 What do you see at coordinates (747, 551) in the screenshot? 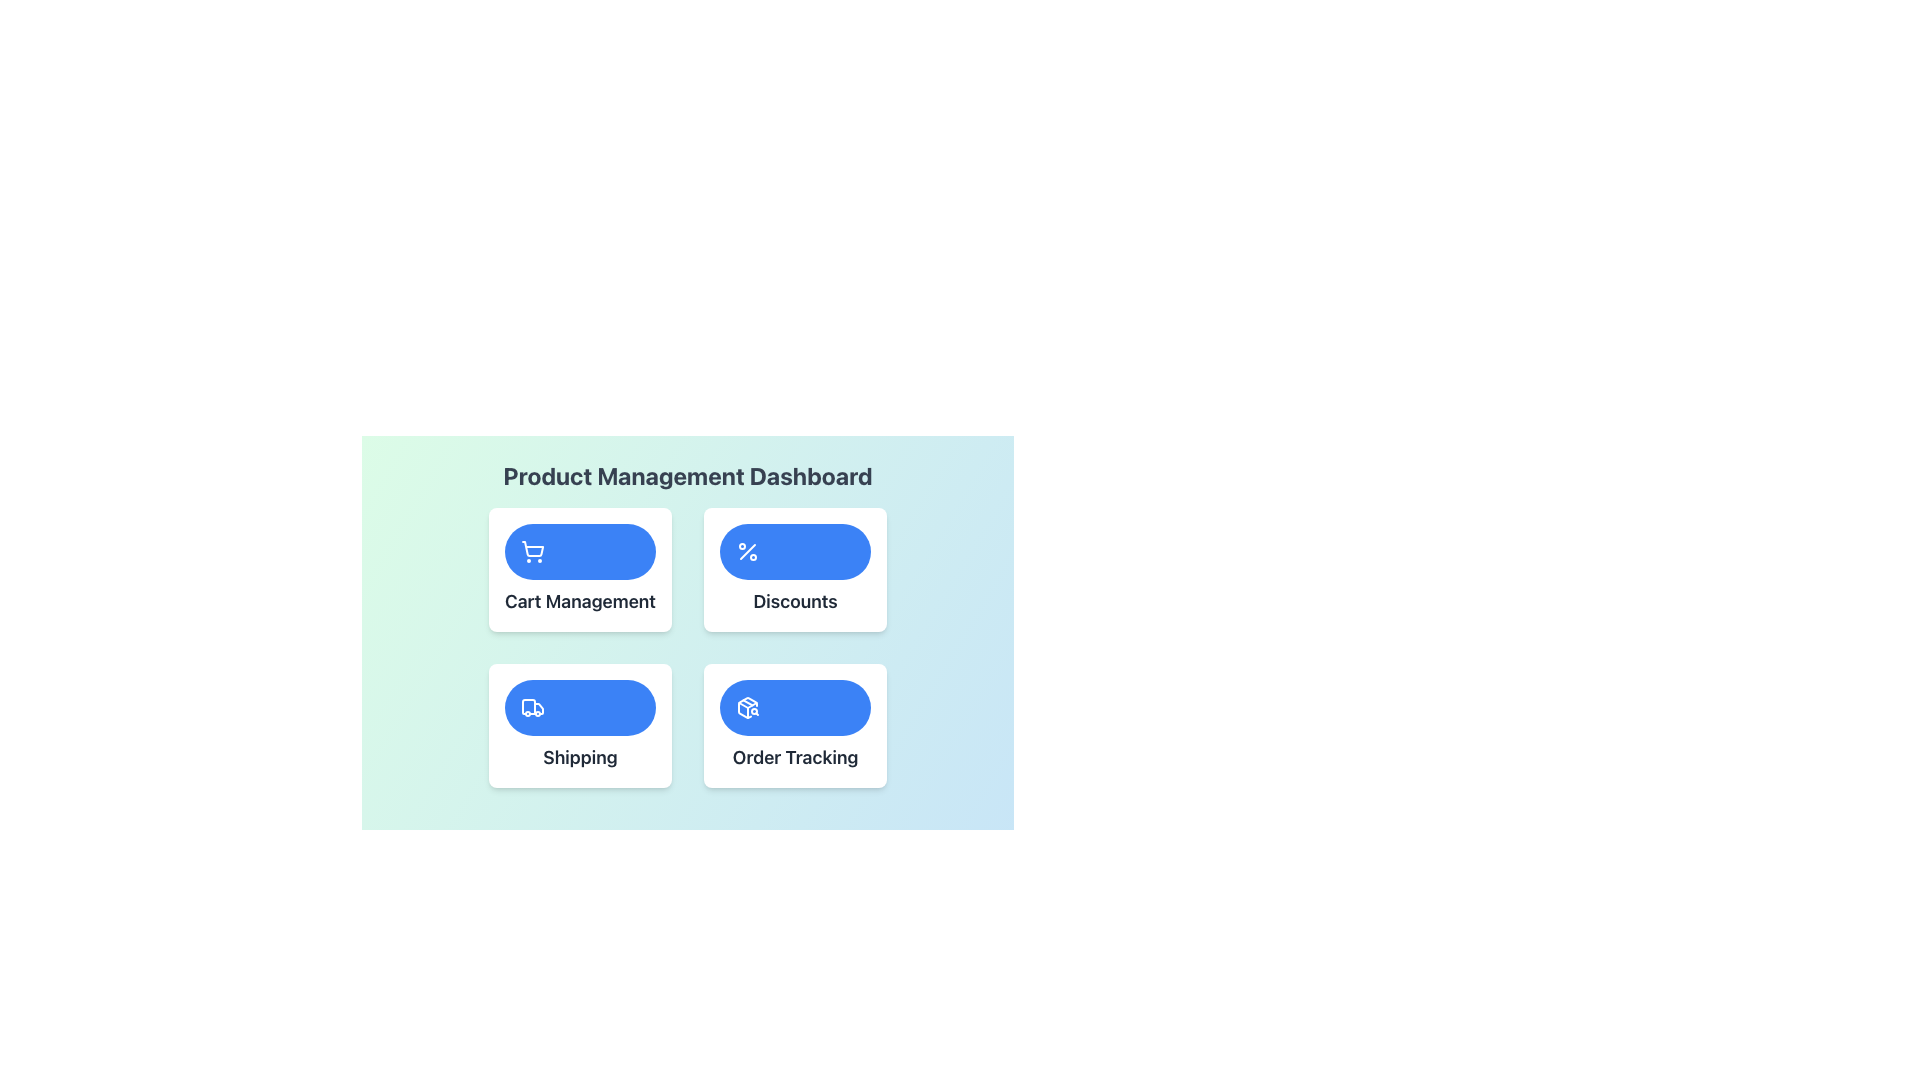
I see `the circular percent symbol icon within the blue rounded rectangular button labeled 'Discounts'` at bounding box center [747, 551].